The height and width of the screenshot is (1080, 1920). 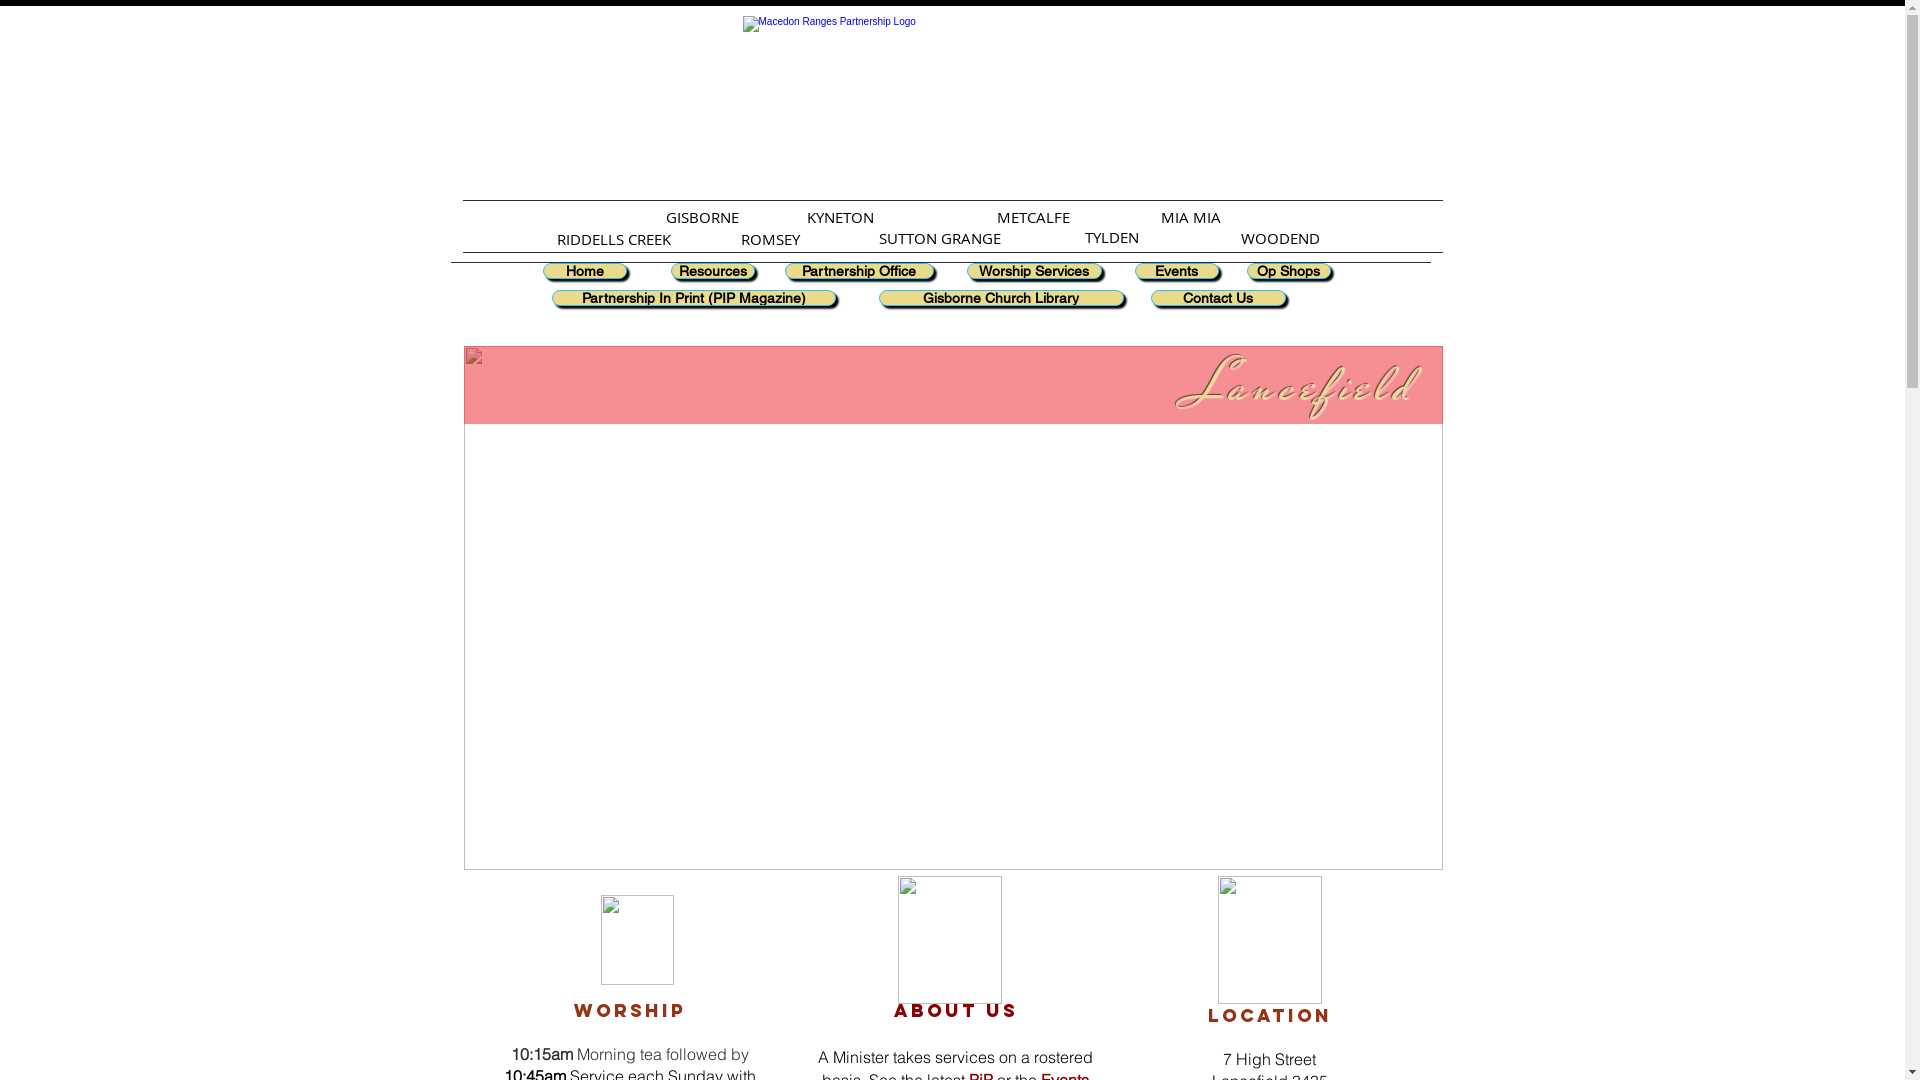 What do you see at coordinates (702, 216) in the screenshot?
I see `'GISBORNE'` at bounding box center [702, 216].